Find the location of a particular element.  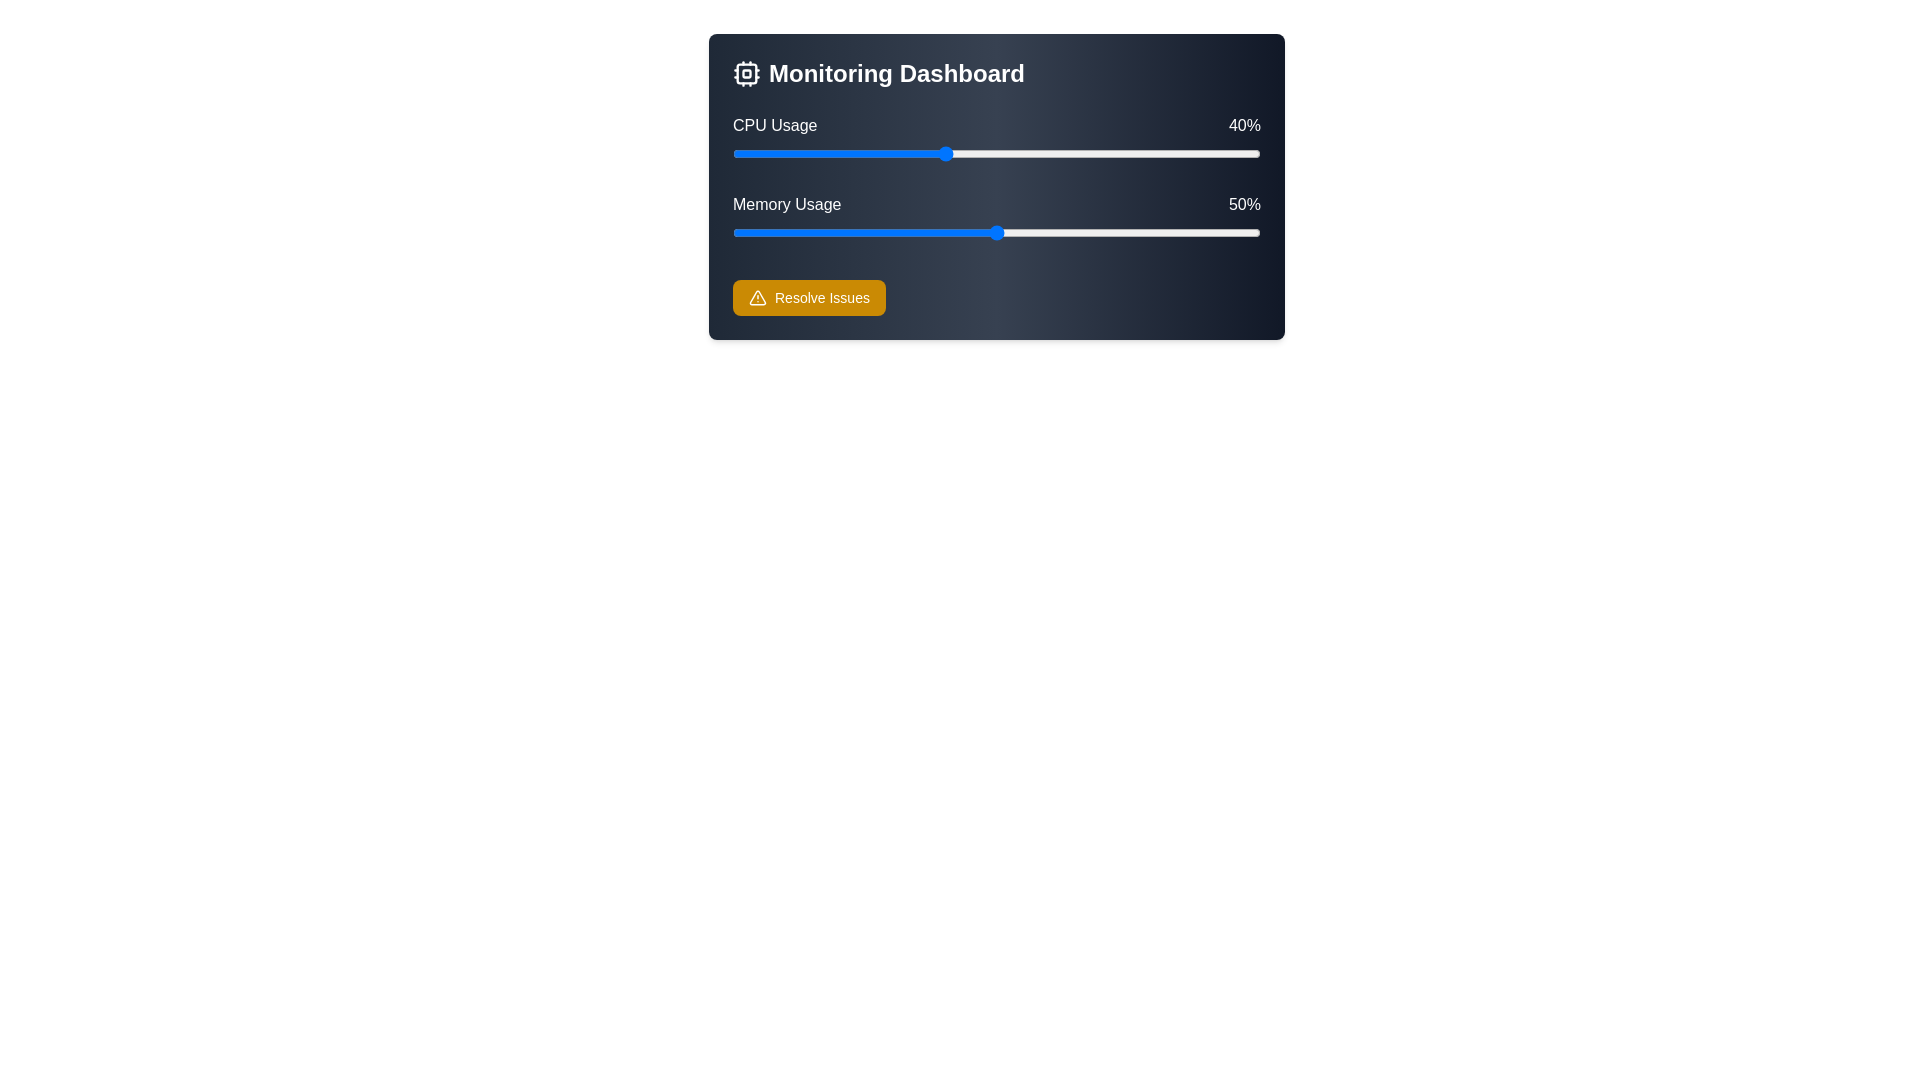

CPU usage is located at coordinates (1134, 153).